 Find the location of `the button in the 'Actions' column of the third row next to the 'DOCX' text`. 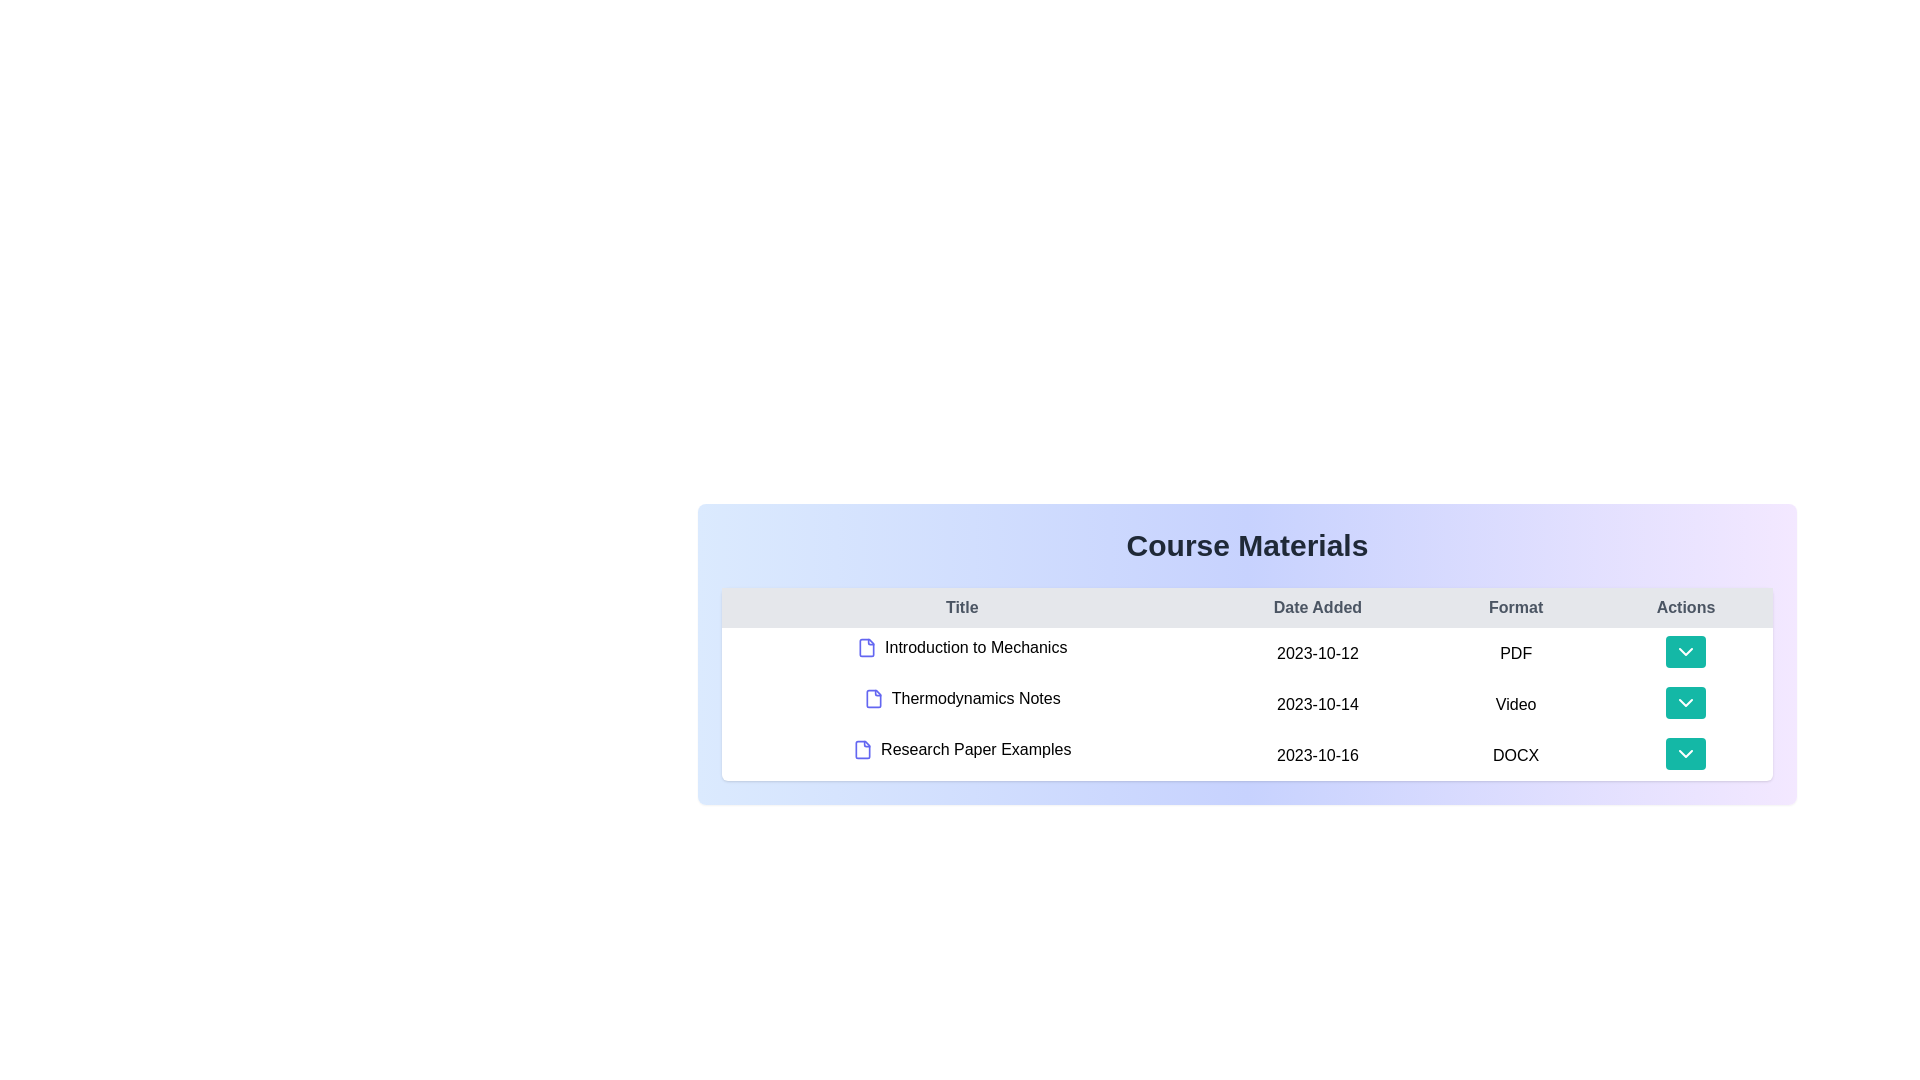

the button in the 'Actions' column of the third row next to the 'DOCX' text is located at coordinates (1684, 755).